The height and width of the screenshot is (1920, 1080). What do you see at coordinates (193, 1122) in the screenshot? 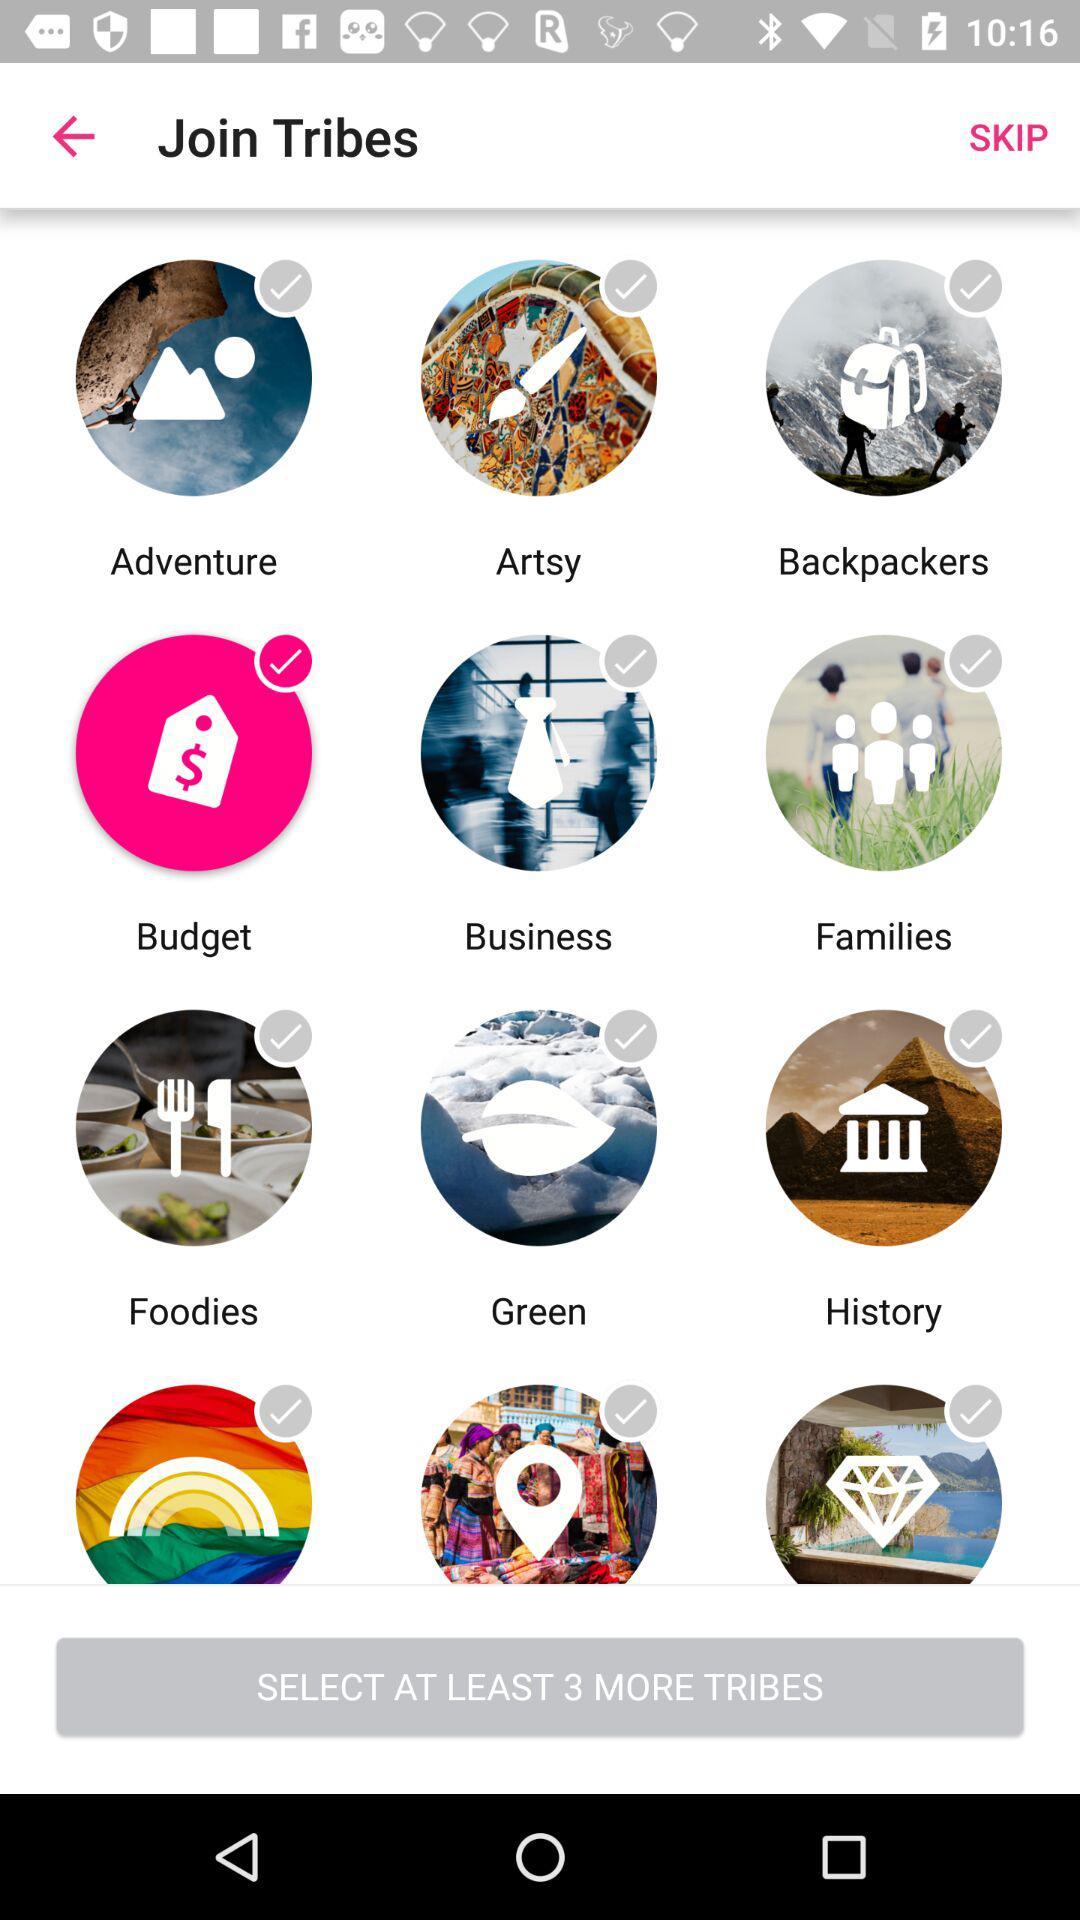
I see `click on the foodies option` at bounding box center [193, 1122].